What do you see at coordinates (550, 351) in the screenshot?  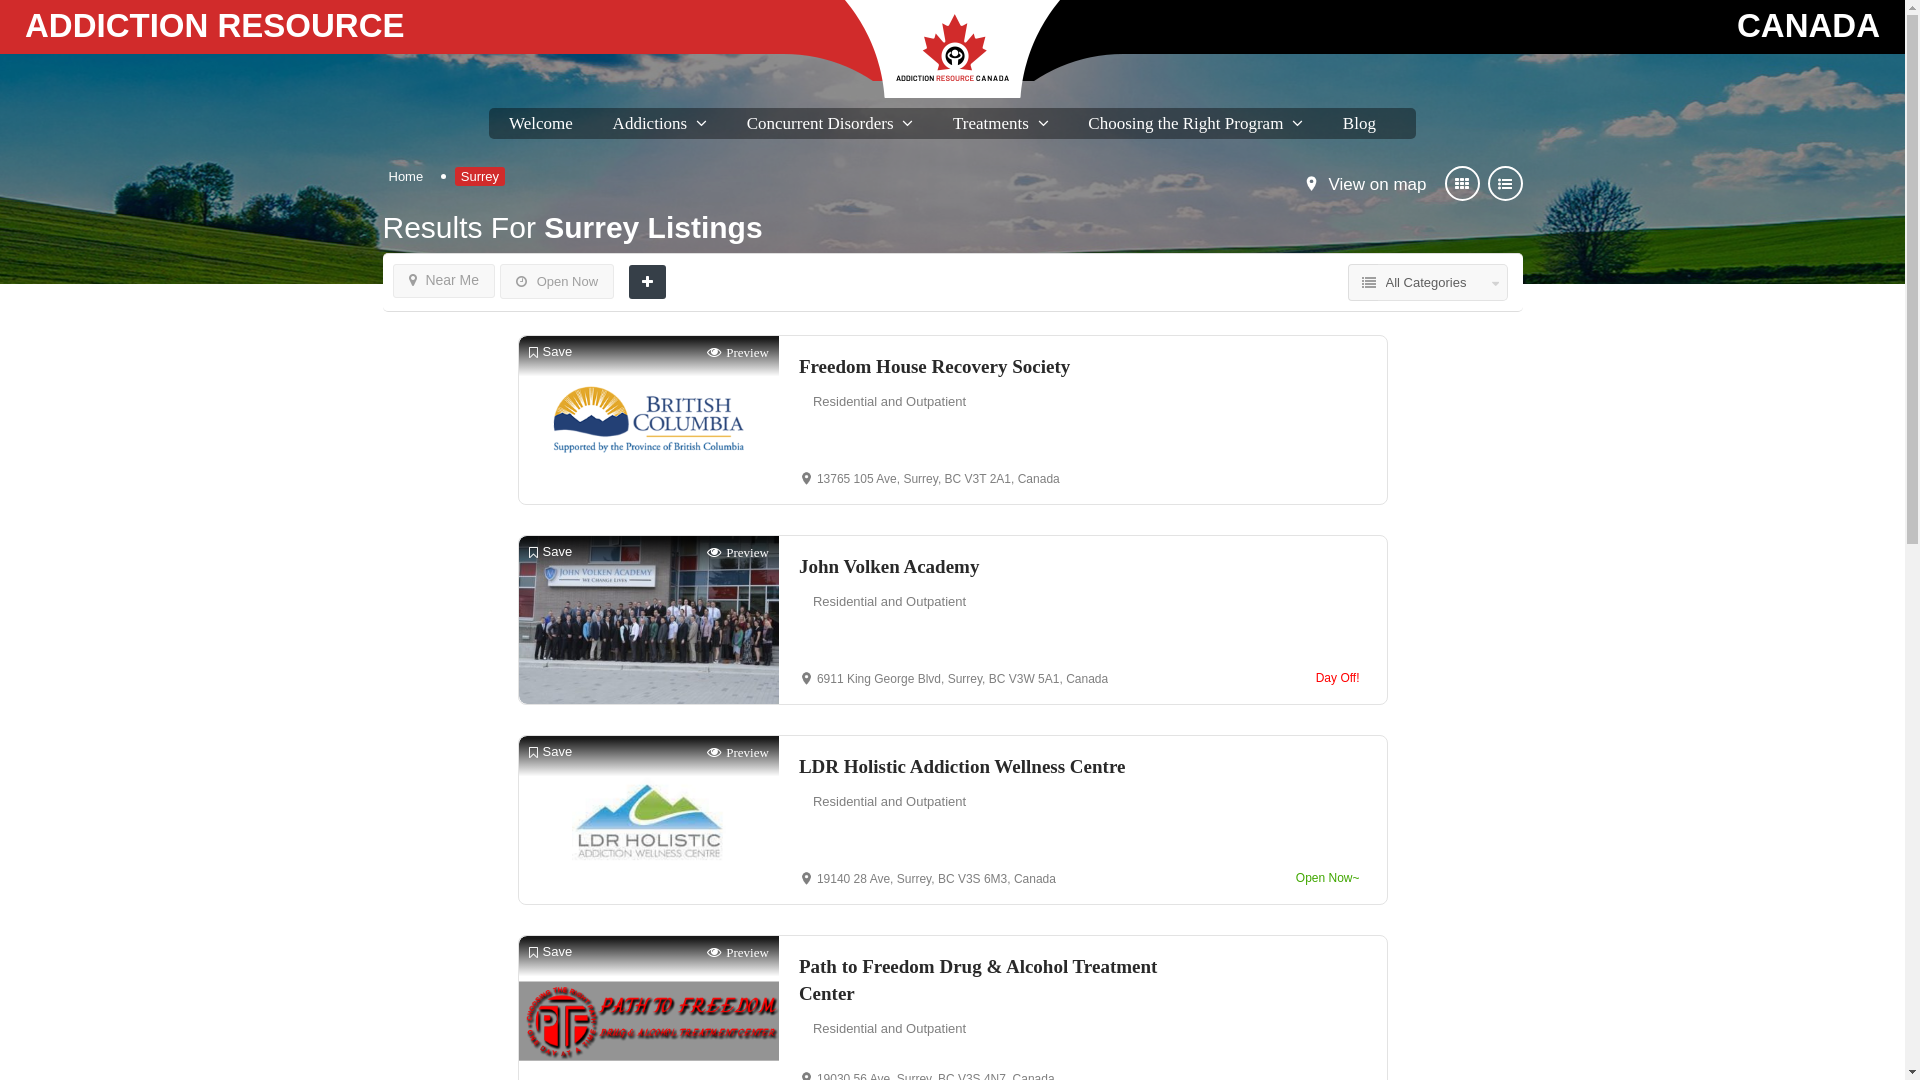 I see `'Save'` at bounding box center [550, 351].